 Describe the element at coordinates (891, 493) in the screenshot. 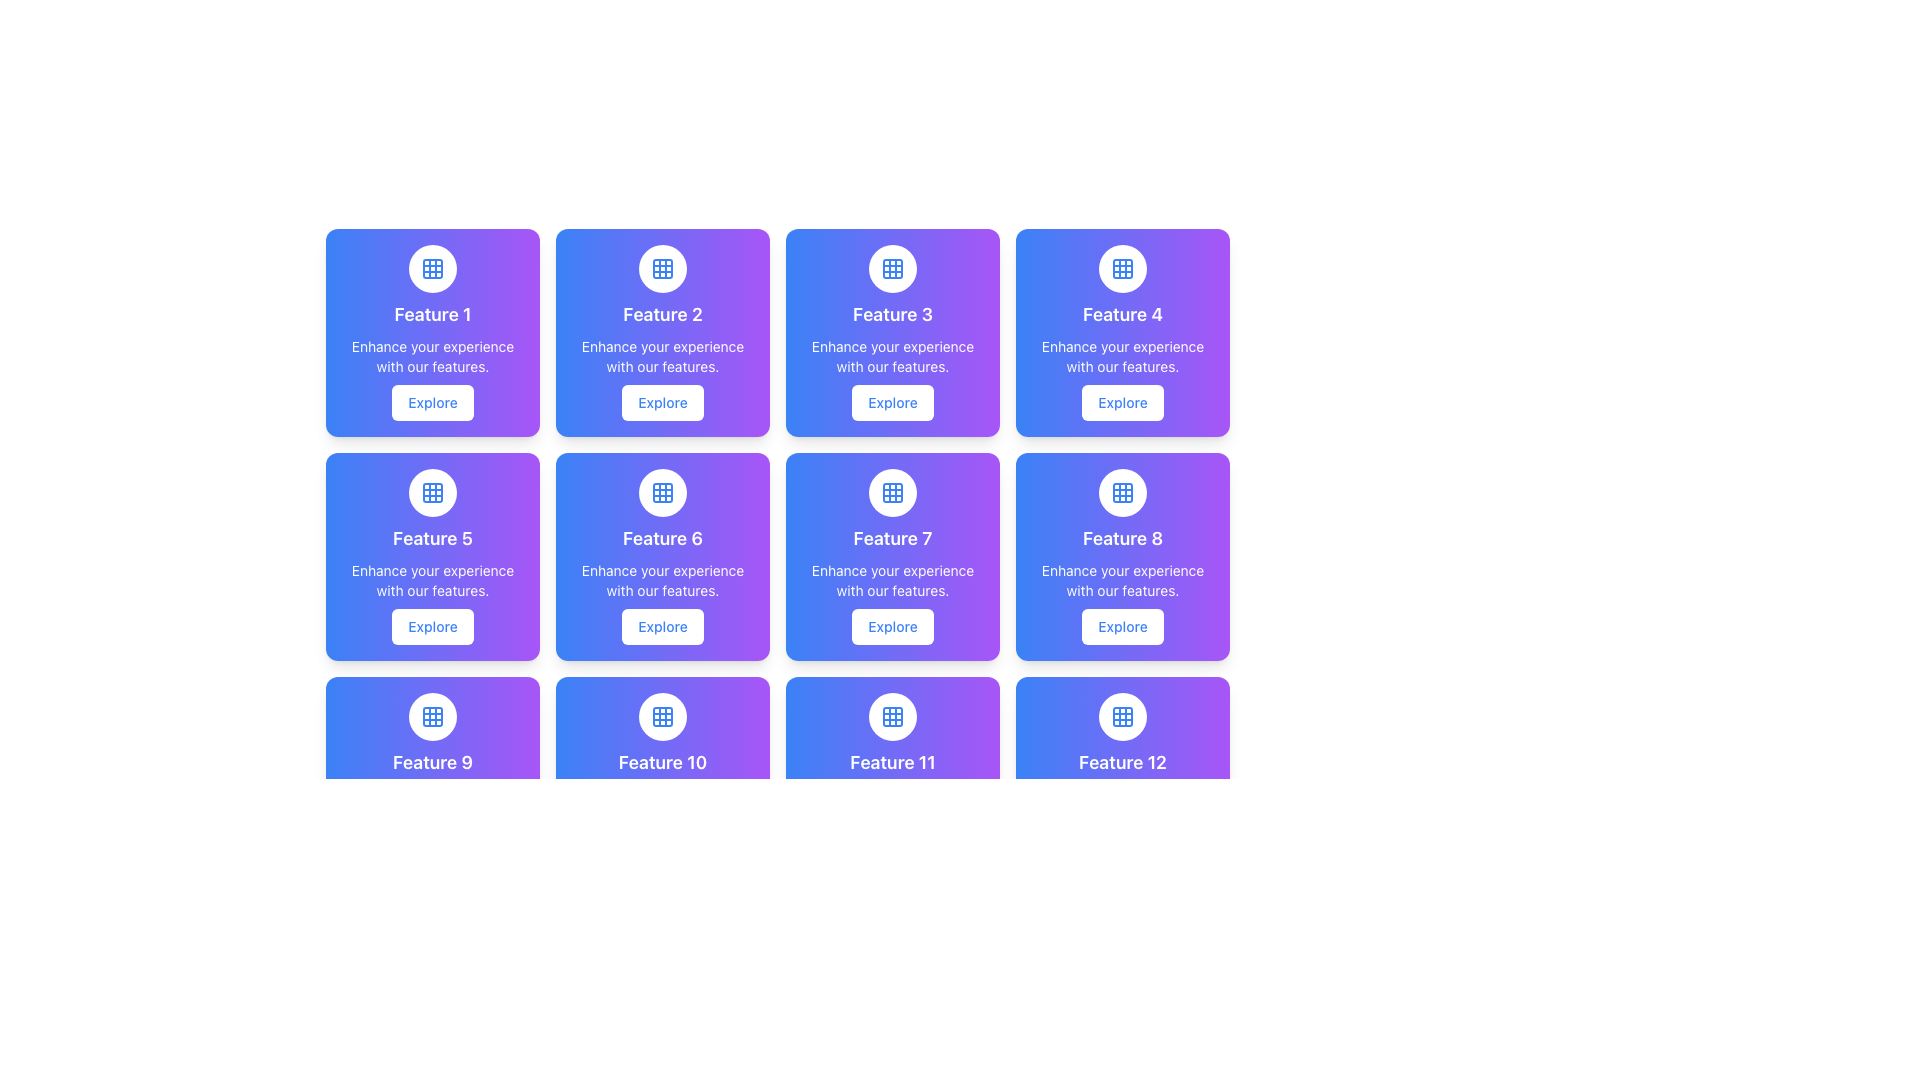

I see `the grid icon encapsulated within the blue circular button at the top of the 'Feature 7' card` at that location.